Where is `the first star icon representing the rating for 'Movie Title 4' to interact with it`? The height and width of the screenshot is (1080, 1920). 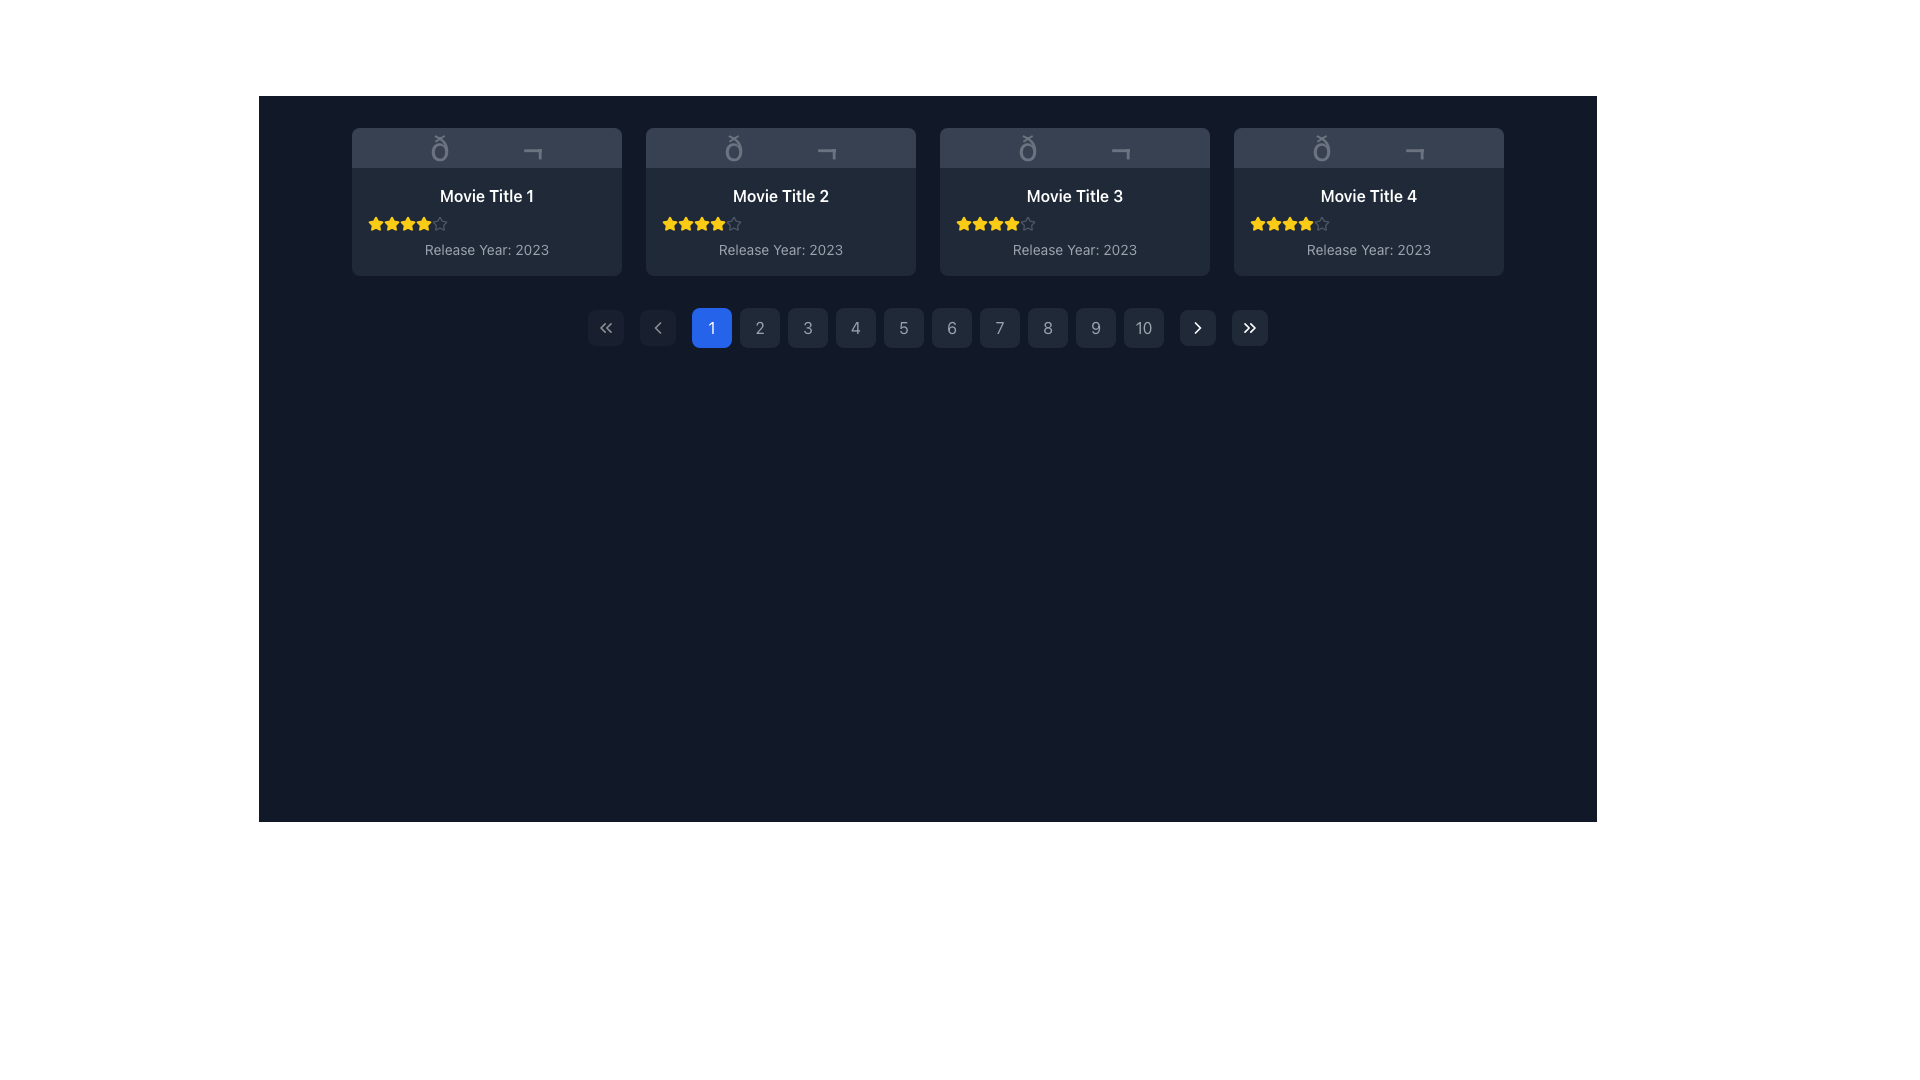
the first star icon representing the rating for 'Movie Title 4' to interact with it is located at coordinates (1256, 223).